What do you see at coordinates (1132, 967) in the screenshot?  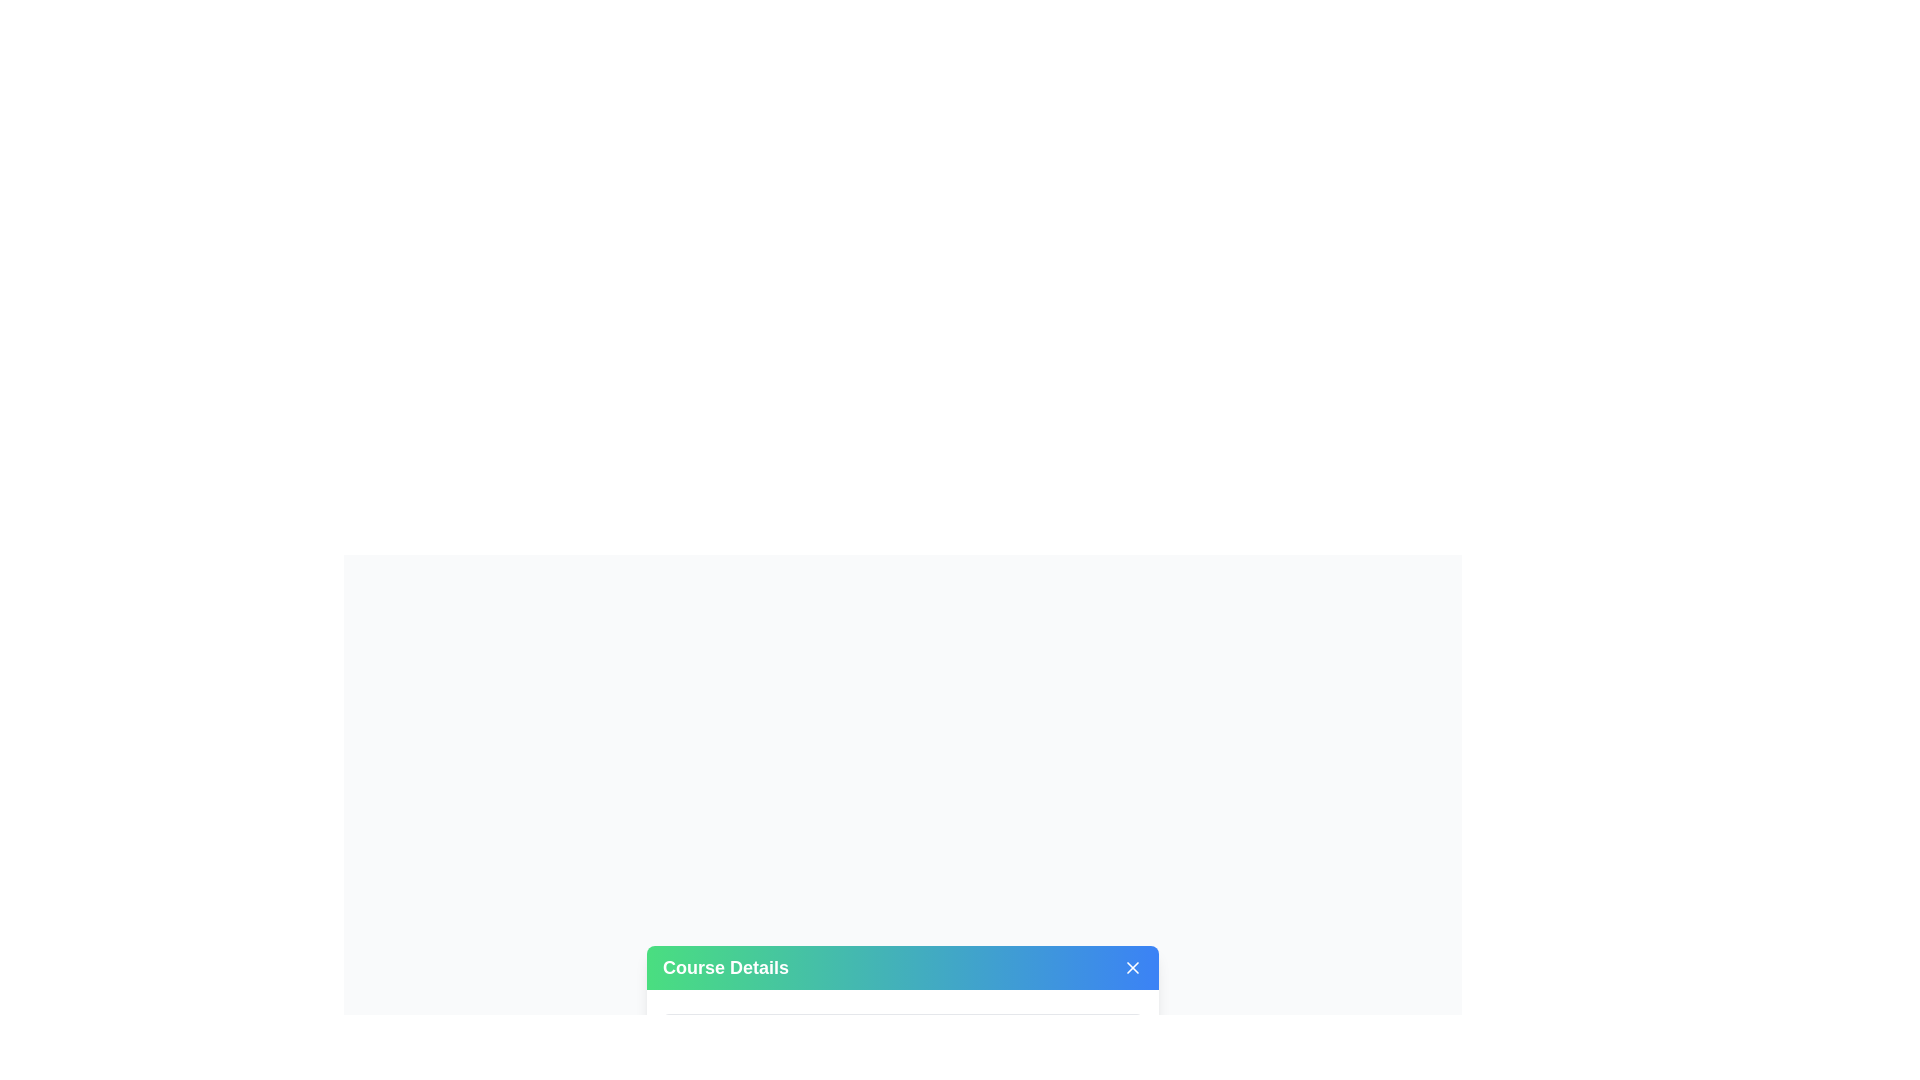 I see `the close button located at the top-right corner of the dialog` at bounding box center [1132, 967].